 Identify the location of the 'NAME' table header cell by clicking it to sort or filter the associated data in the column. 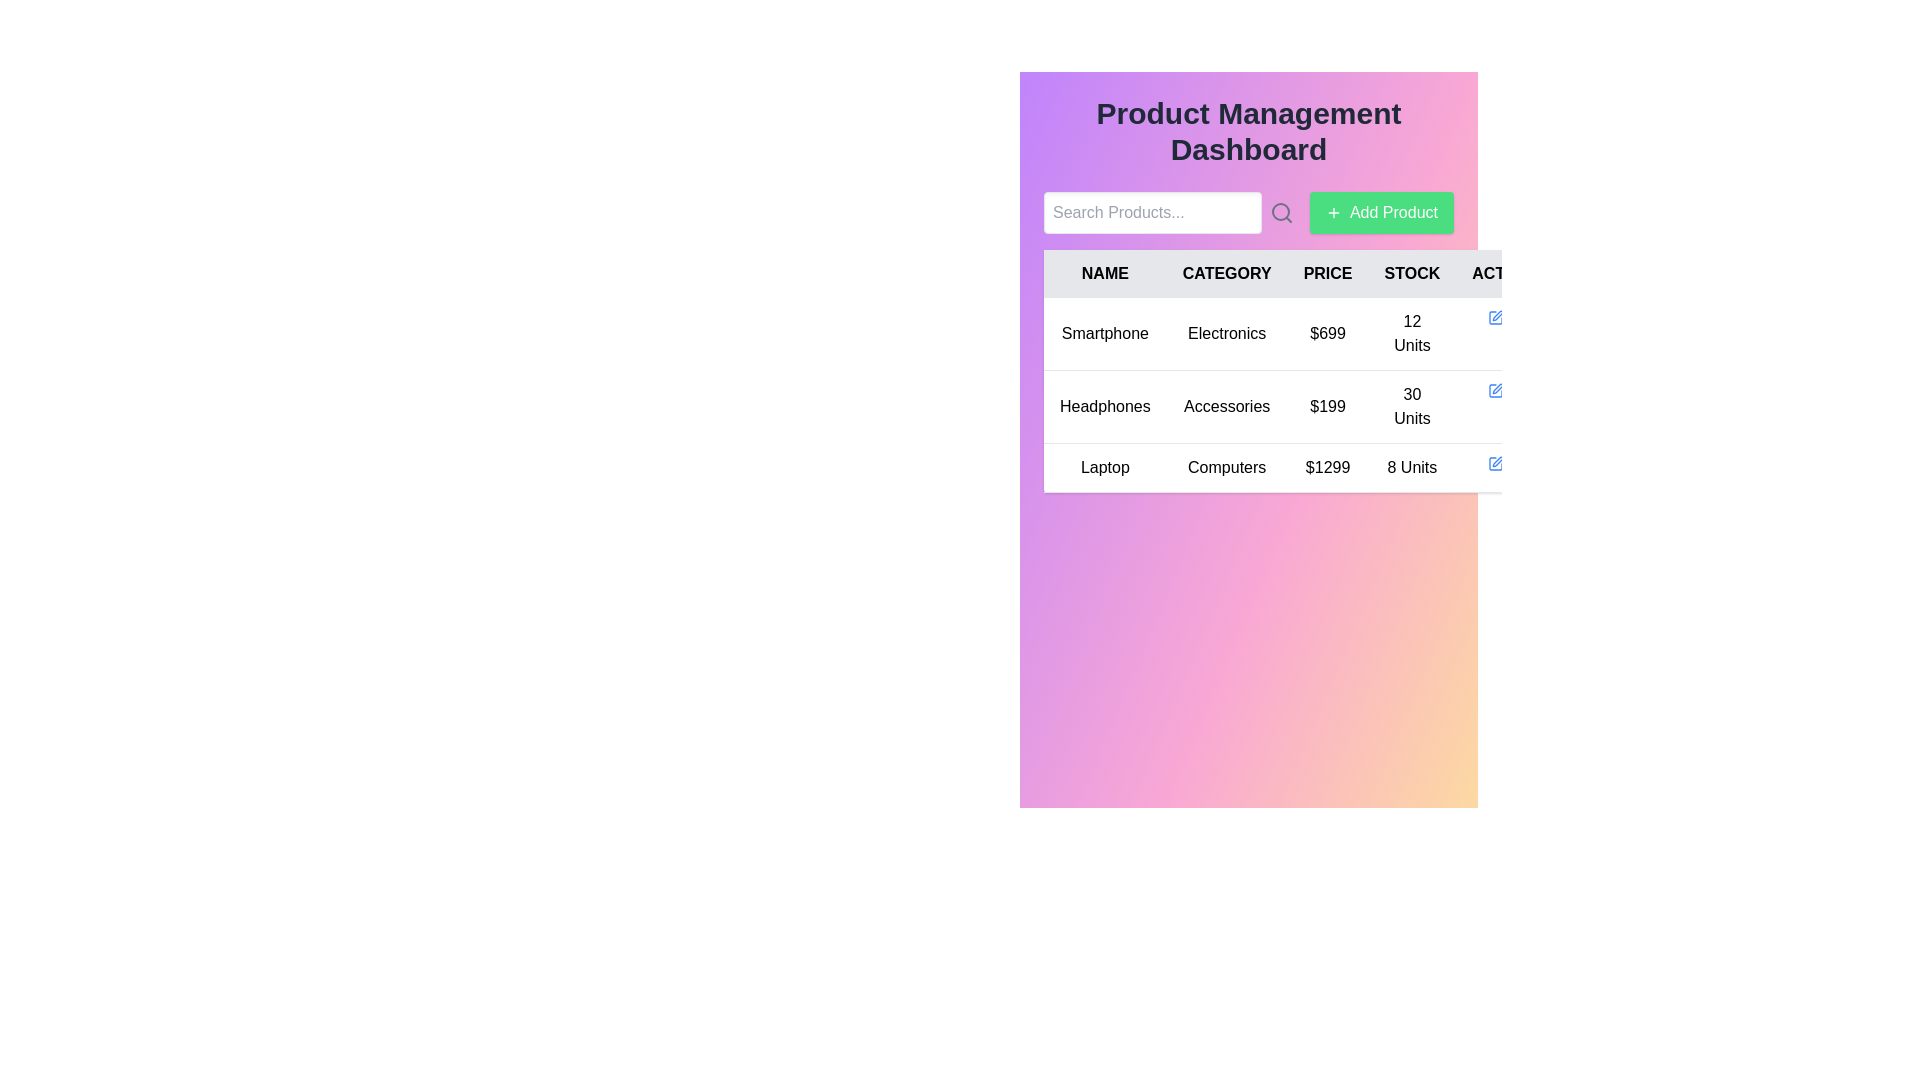
(1104, 273).